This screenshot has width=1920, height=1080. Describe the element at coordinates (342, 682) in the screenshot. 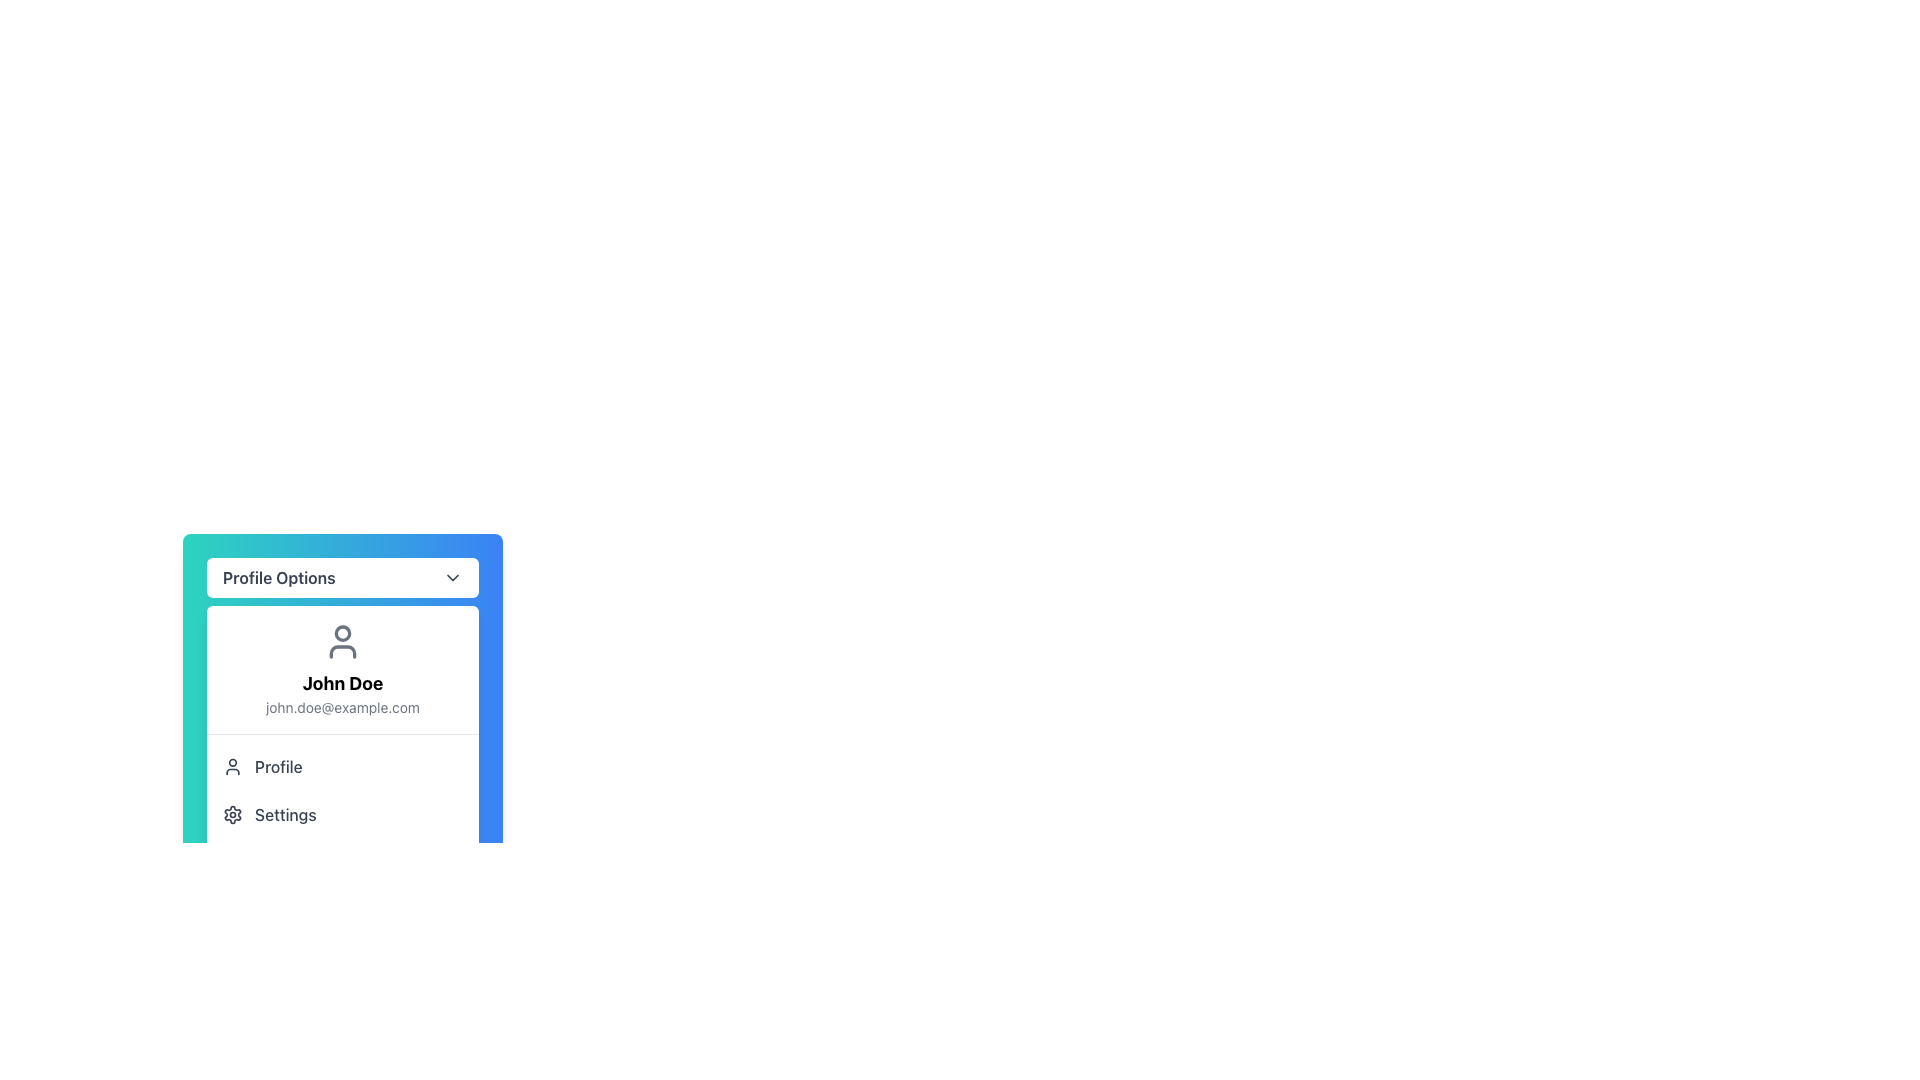

I see `the static text displaying the user's name located in the middle of the profile card, positioned below the user icon and above the email text` at that location.